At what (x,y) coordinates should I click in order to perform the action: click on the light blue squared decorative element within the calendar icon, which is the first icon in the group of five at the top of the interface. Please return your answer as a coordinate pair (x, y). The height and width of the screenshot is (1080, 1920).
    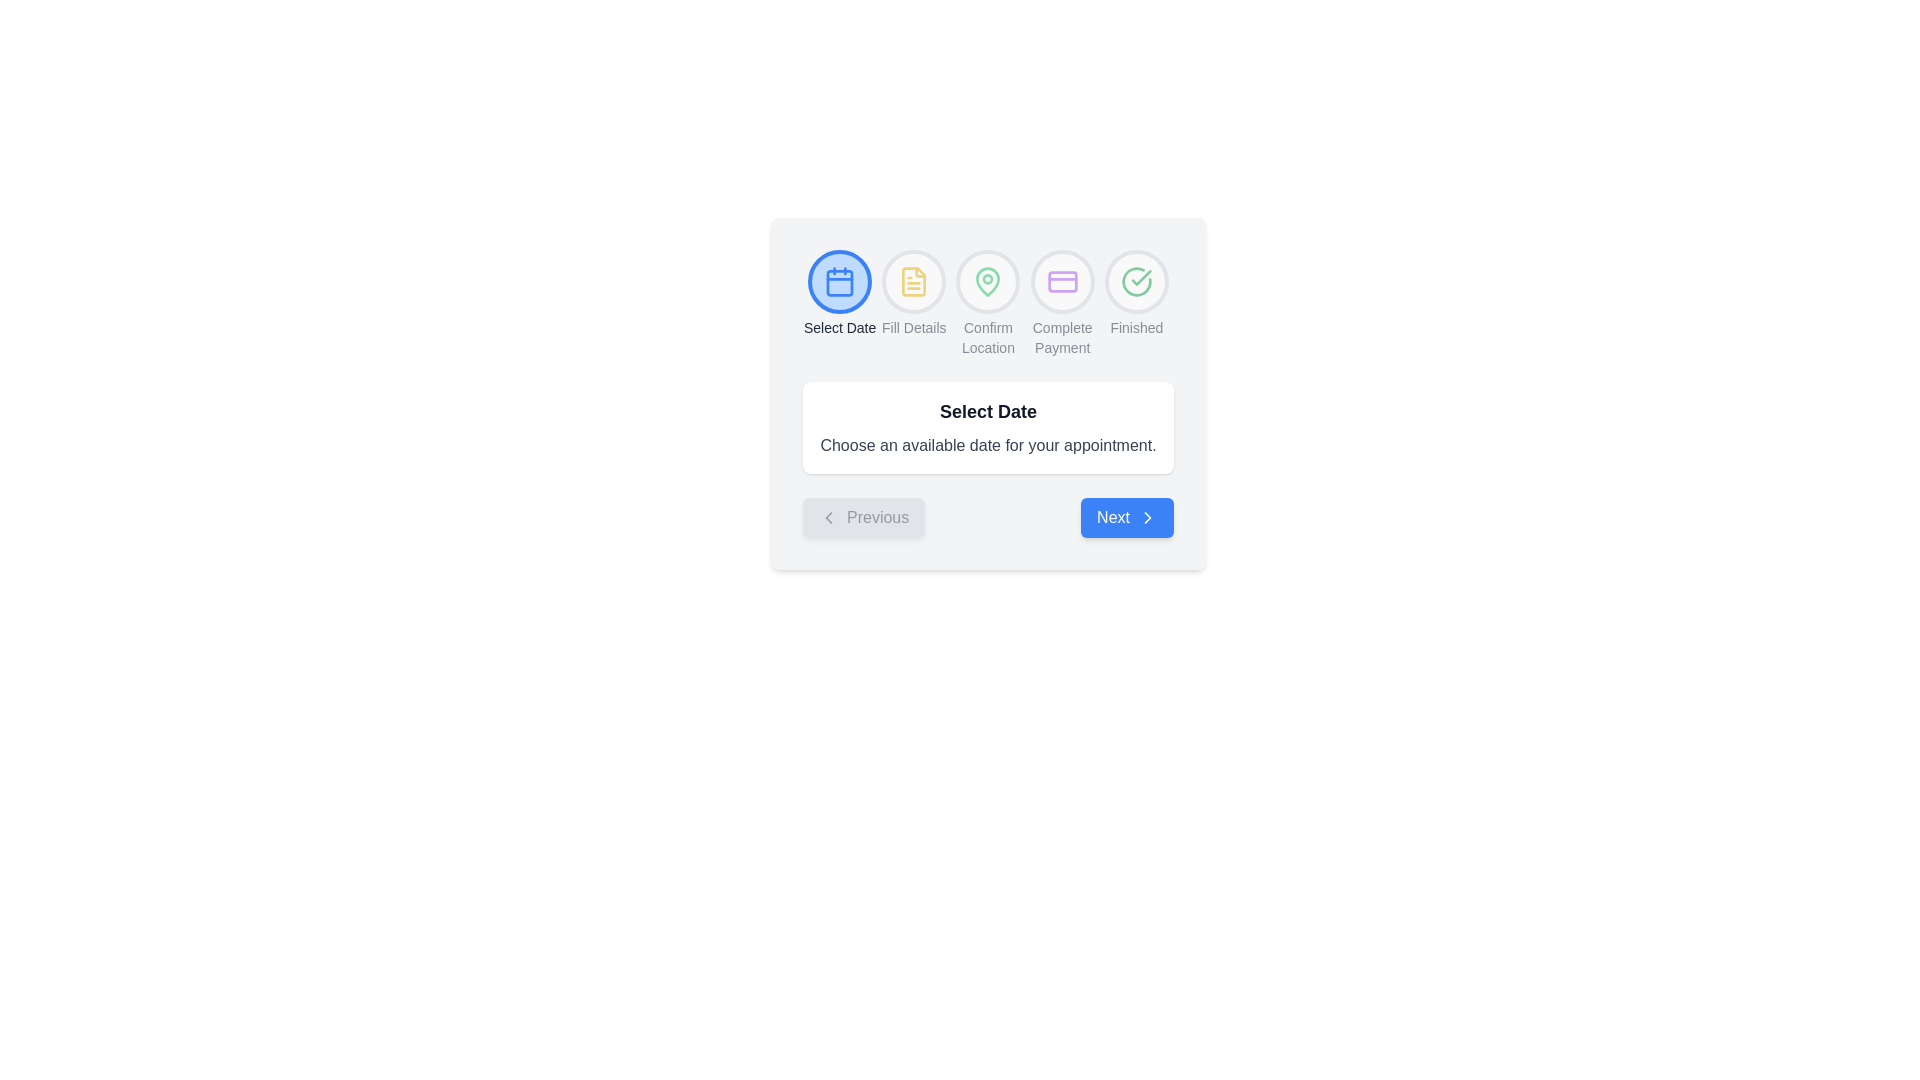
    Looking at the image, I should click on (840, 283).